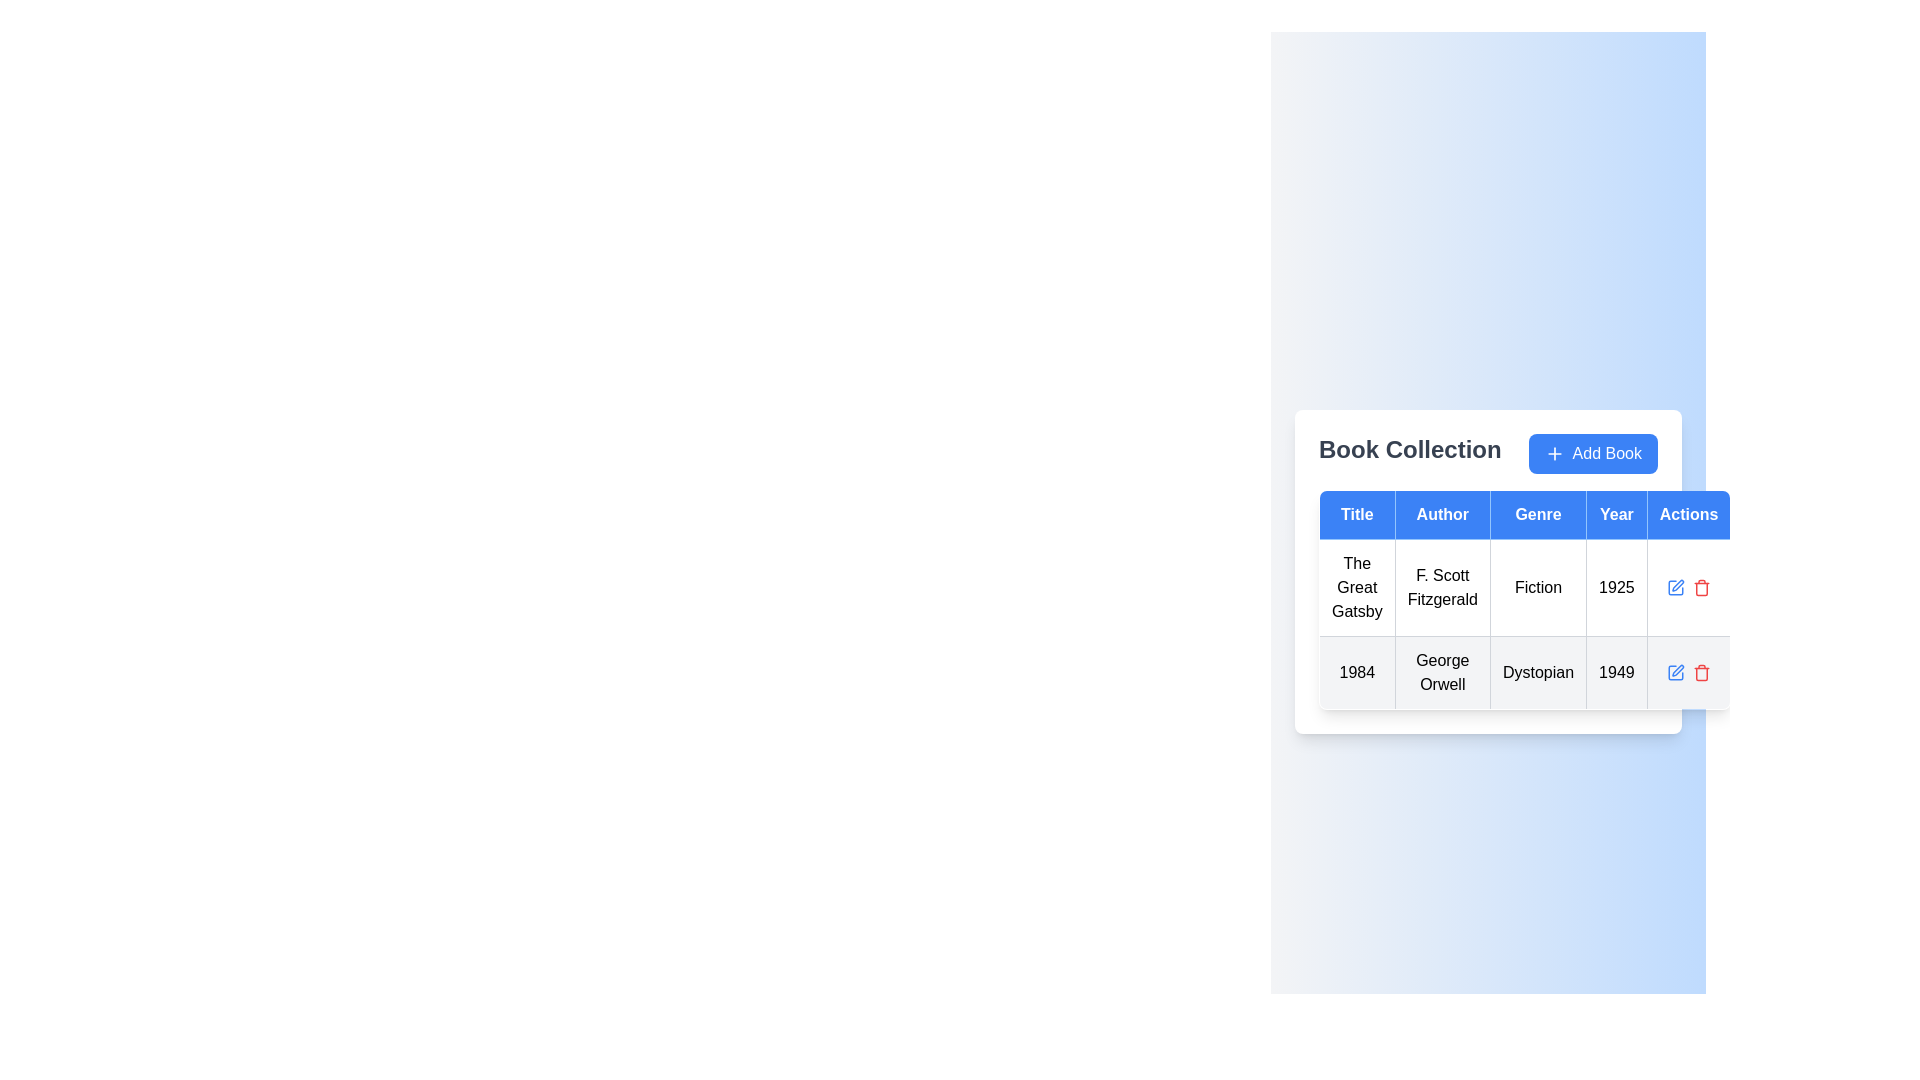  What do you see at coordinates (1357, 672) in the screenshot?
I see `the static table cell displaying the title '1984', which is the first visible cell in the second row of the table under the 'Title' column` at bounding box center [1357, 672].